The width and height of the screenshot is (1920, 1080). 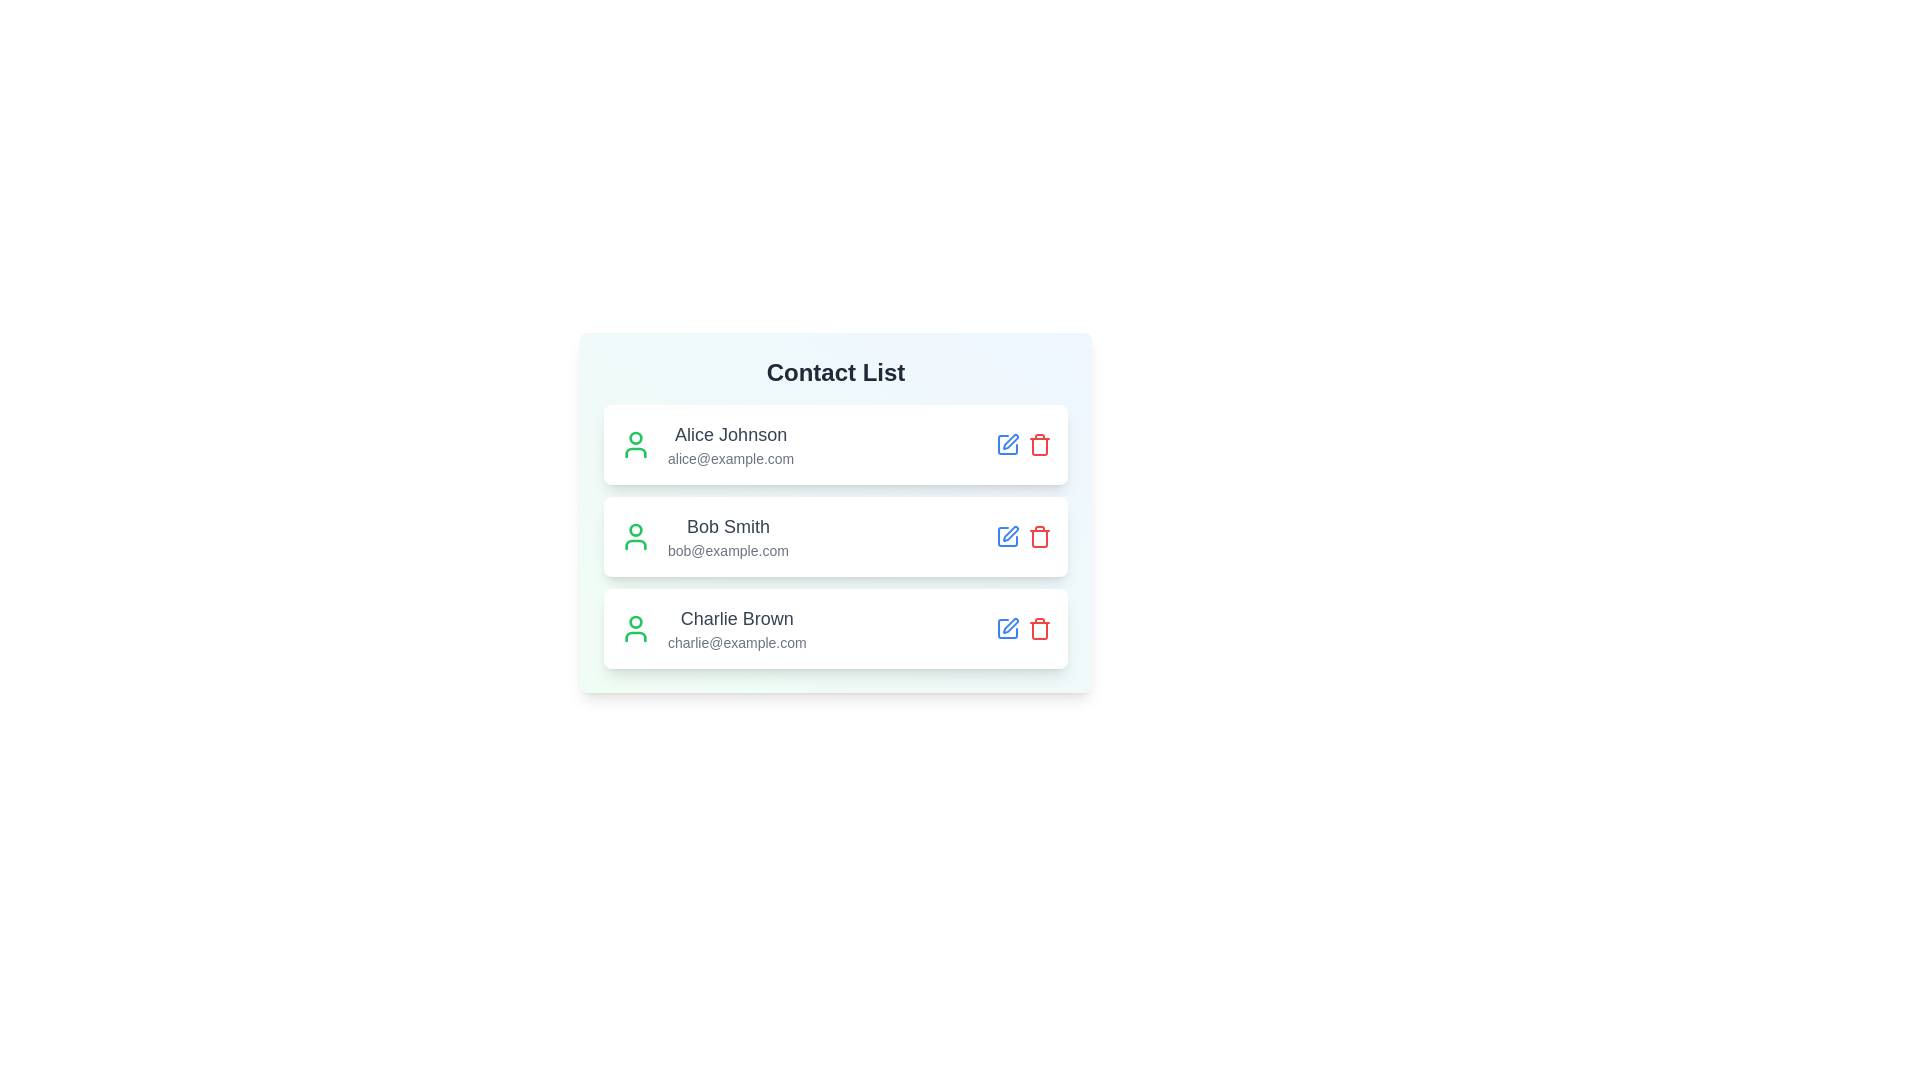 What do you see at coordinates (1008, 627) in the screenshot?
I see `edit button for the contact Charlie Brown` at bounding box center [1008, 627].